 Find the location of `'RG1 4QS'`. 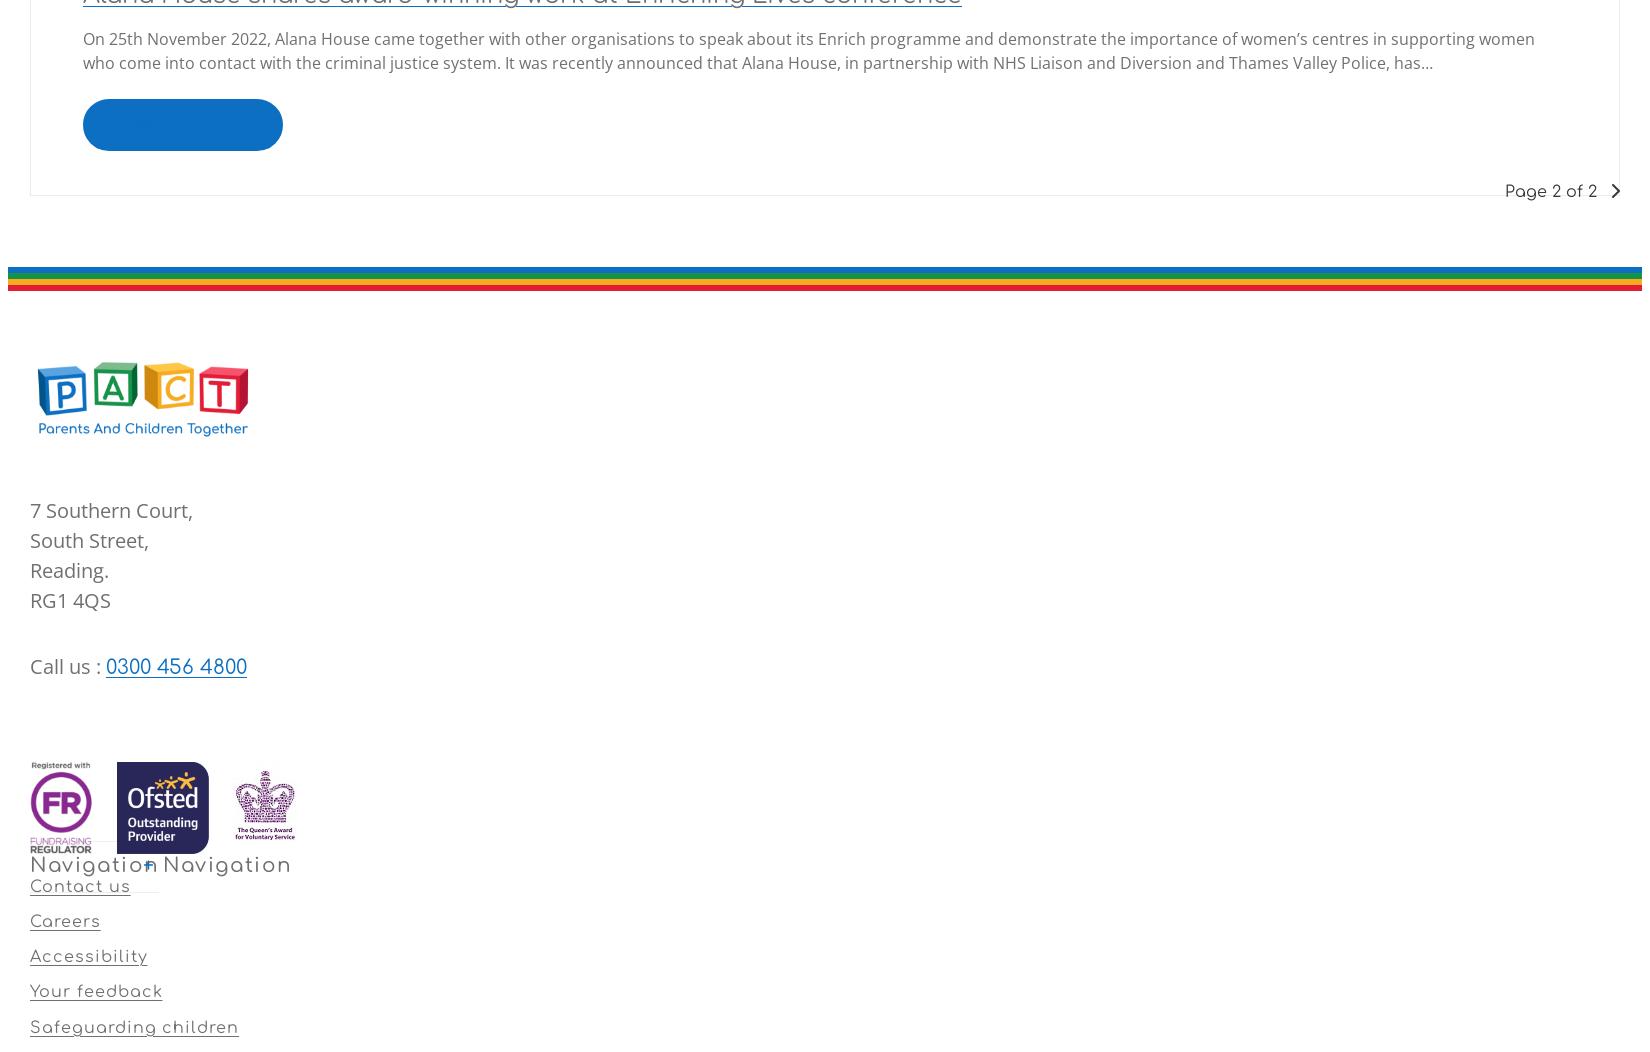

'RG1 4QS' is located at coordinates (70, 598).